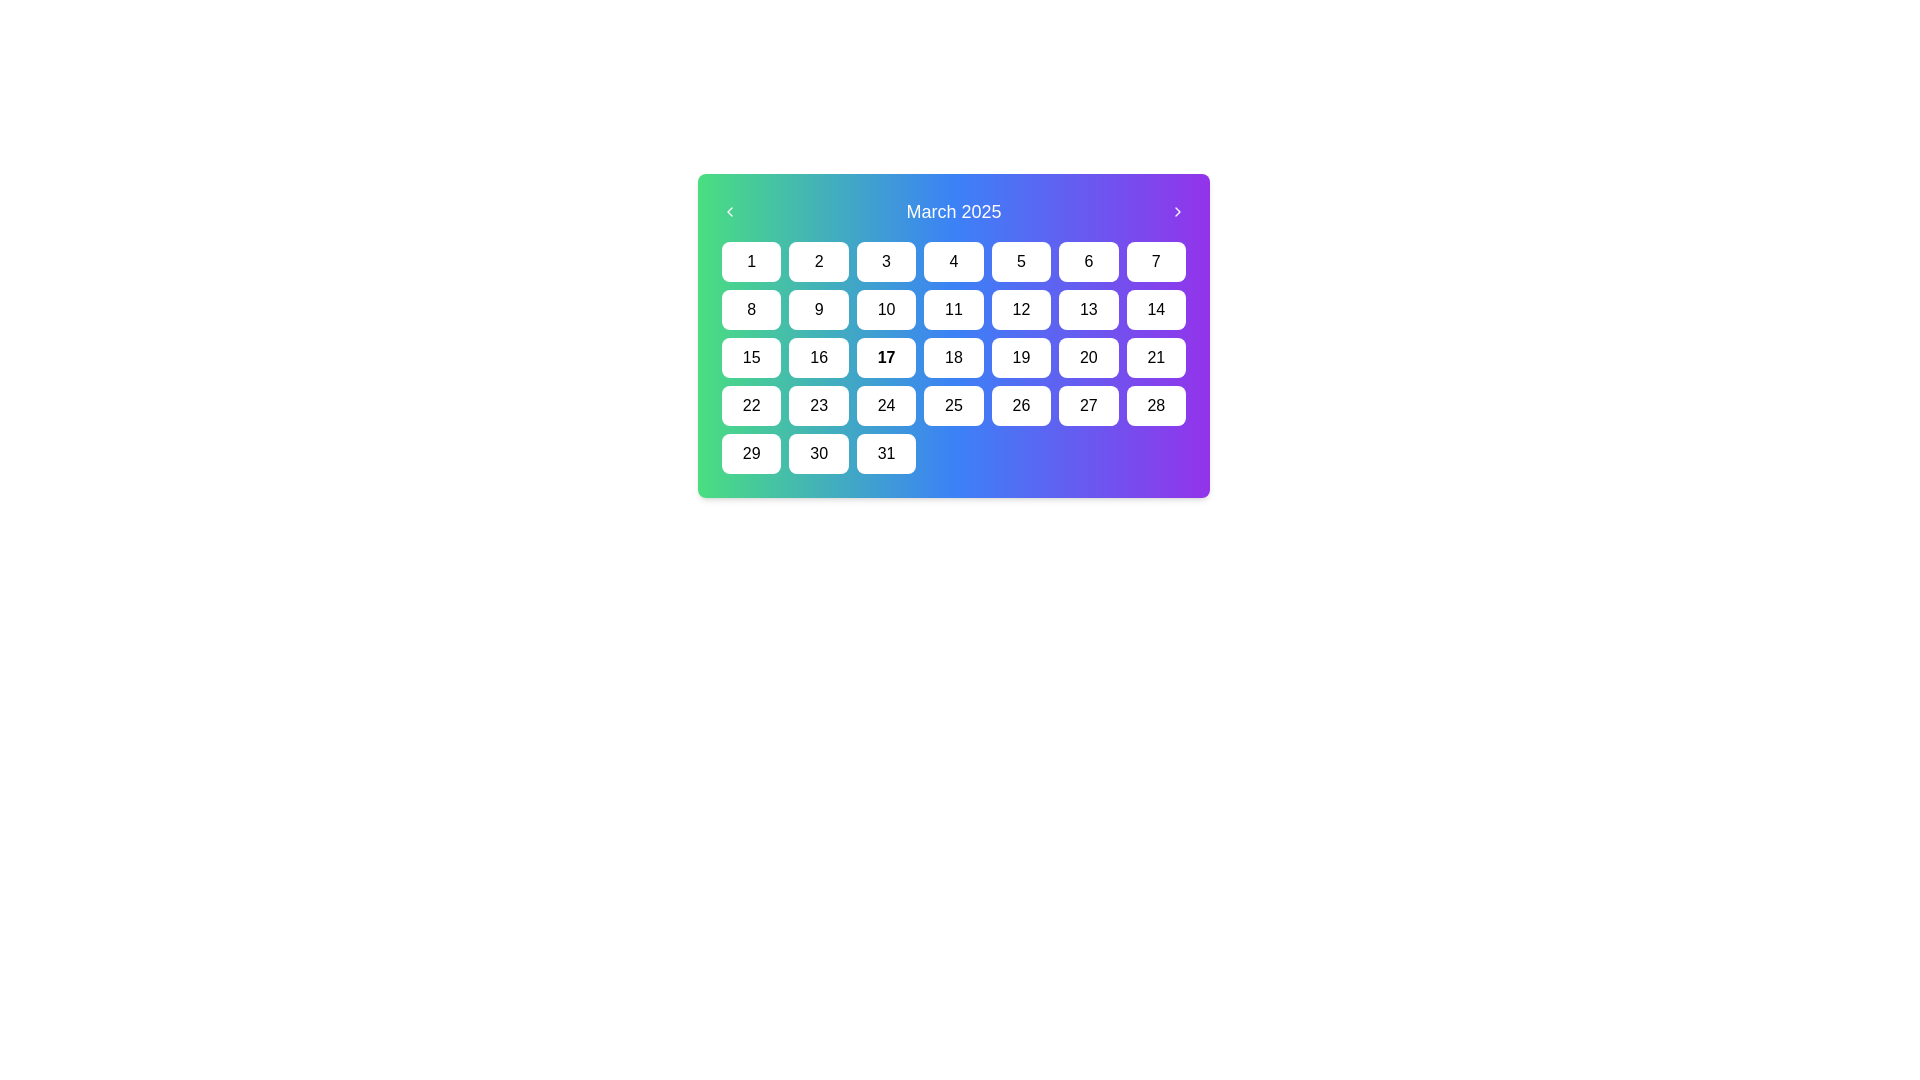  What do you see at coordinates (1177, 212) in the screenshot?
I see `the forward navigation button represented by a right-pointing arrow icon, located at the top-right of the header displaying 'March 2025'` at bounding box center [1177, 212].